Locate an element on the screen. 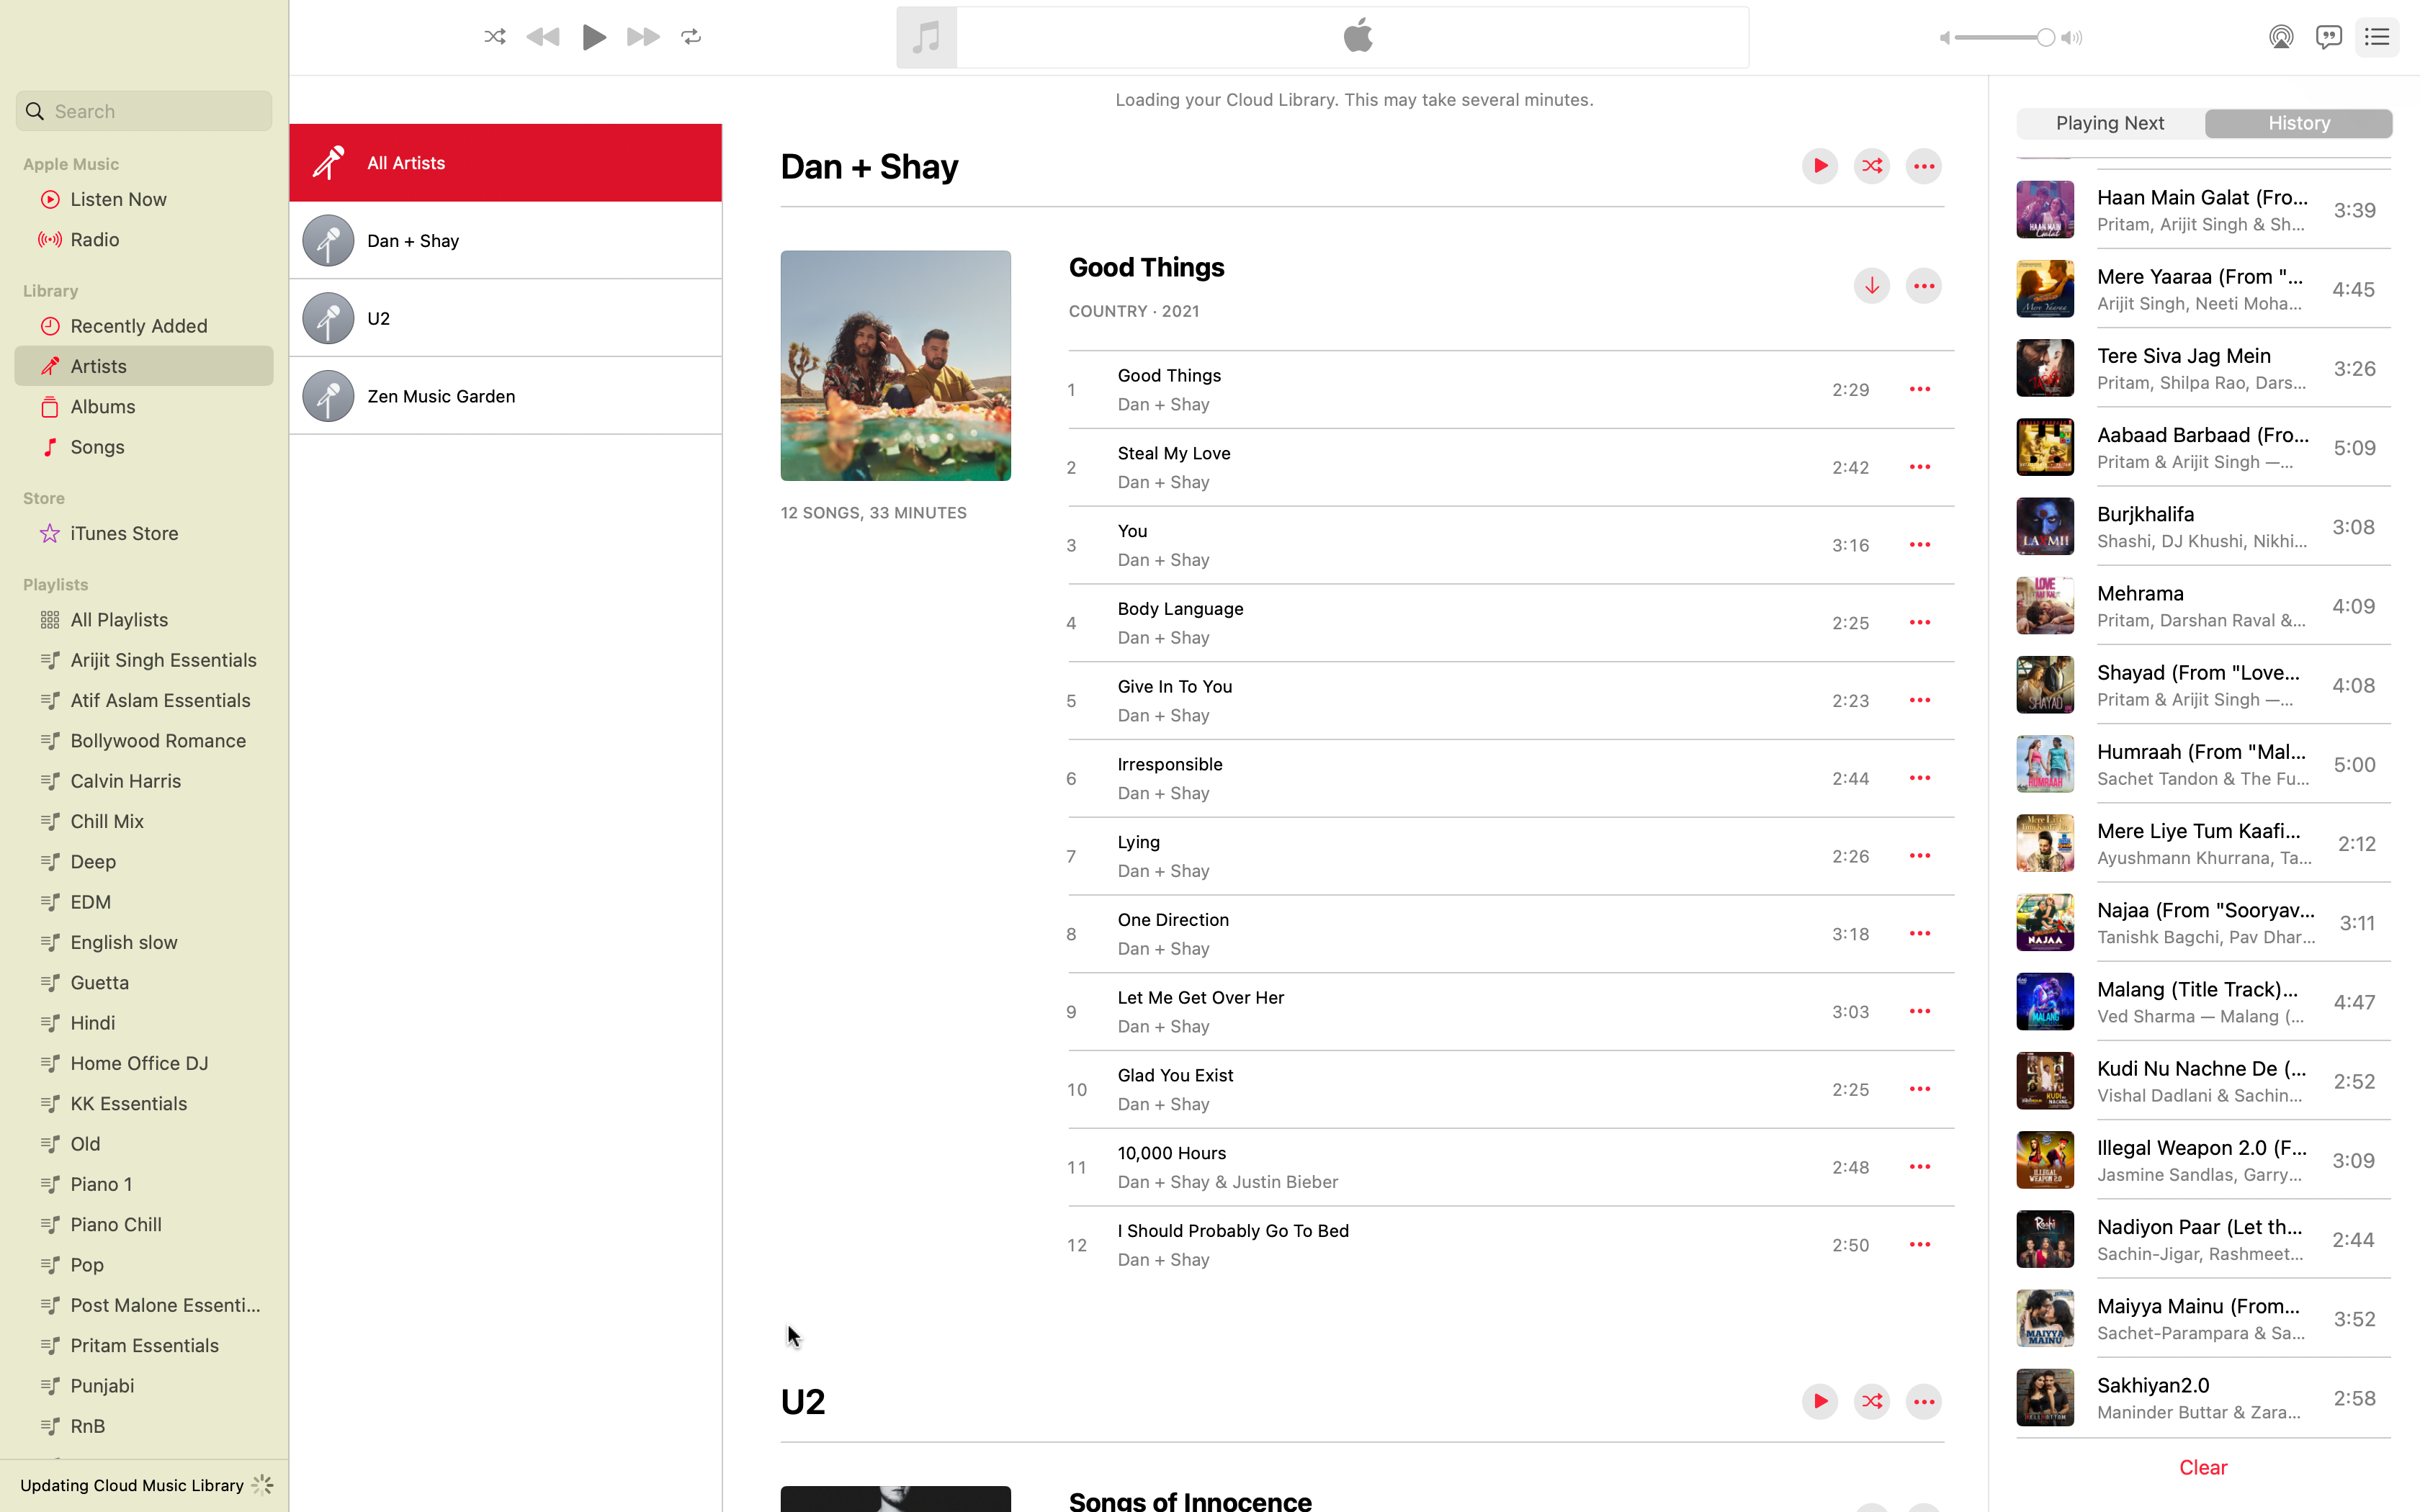  the song "One Direction is located at coordinates (1466, 931).